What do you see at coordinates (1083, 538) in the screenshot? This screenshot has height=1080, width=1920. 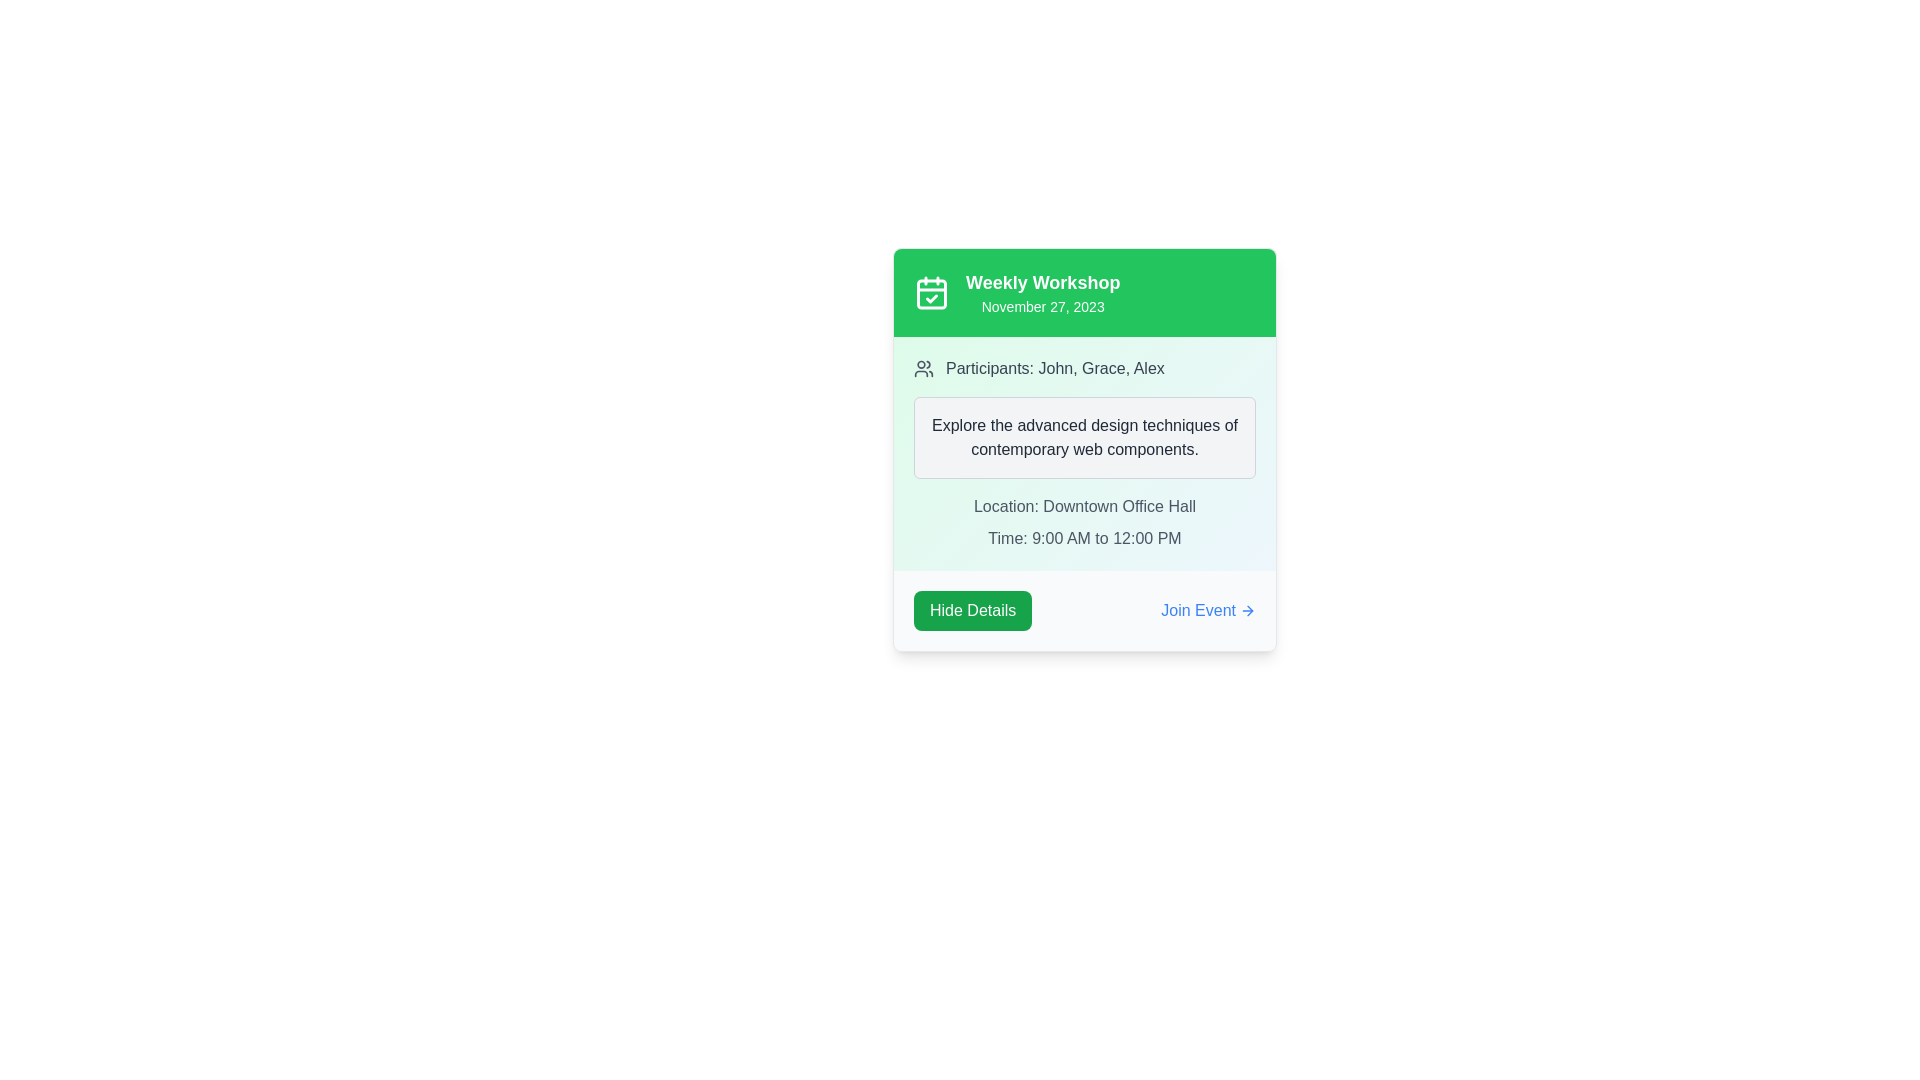 I see `time range text label that indicates the event occurs from 9:00 AM to 12:00 PM, located below the 'Location: Downtown Office Hall' text within the card interface` at bounding box center [1083, 538].